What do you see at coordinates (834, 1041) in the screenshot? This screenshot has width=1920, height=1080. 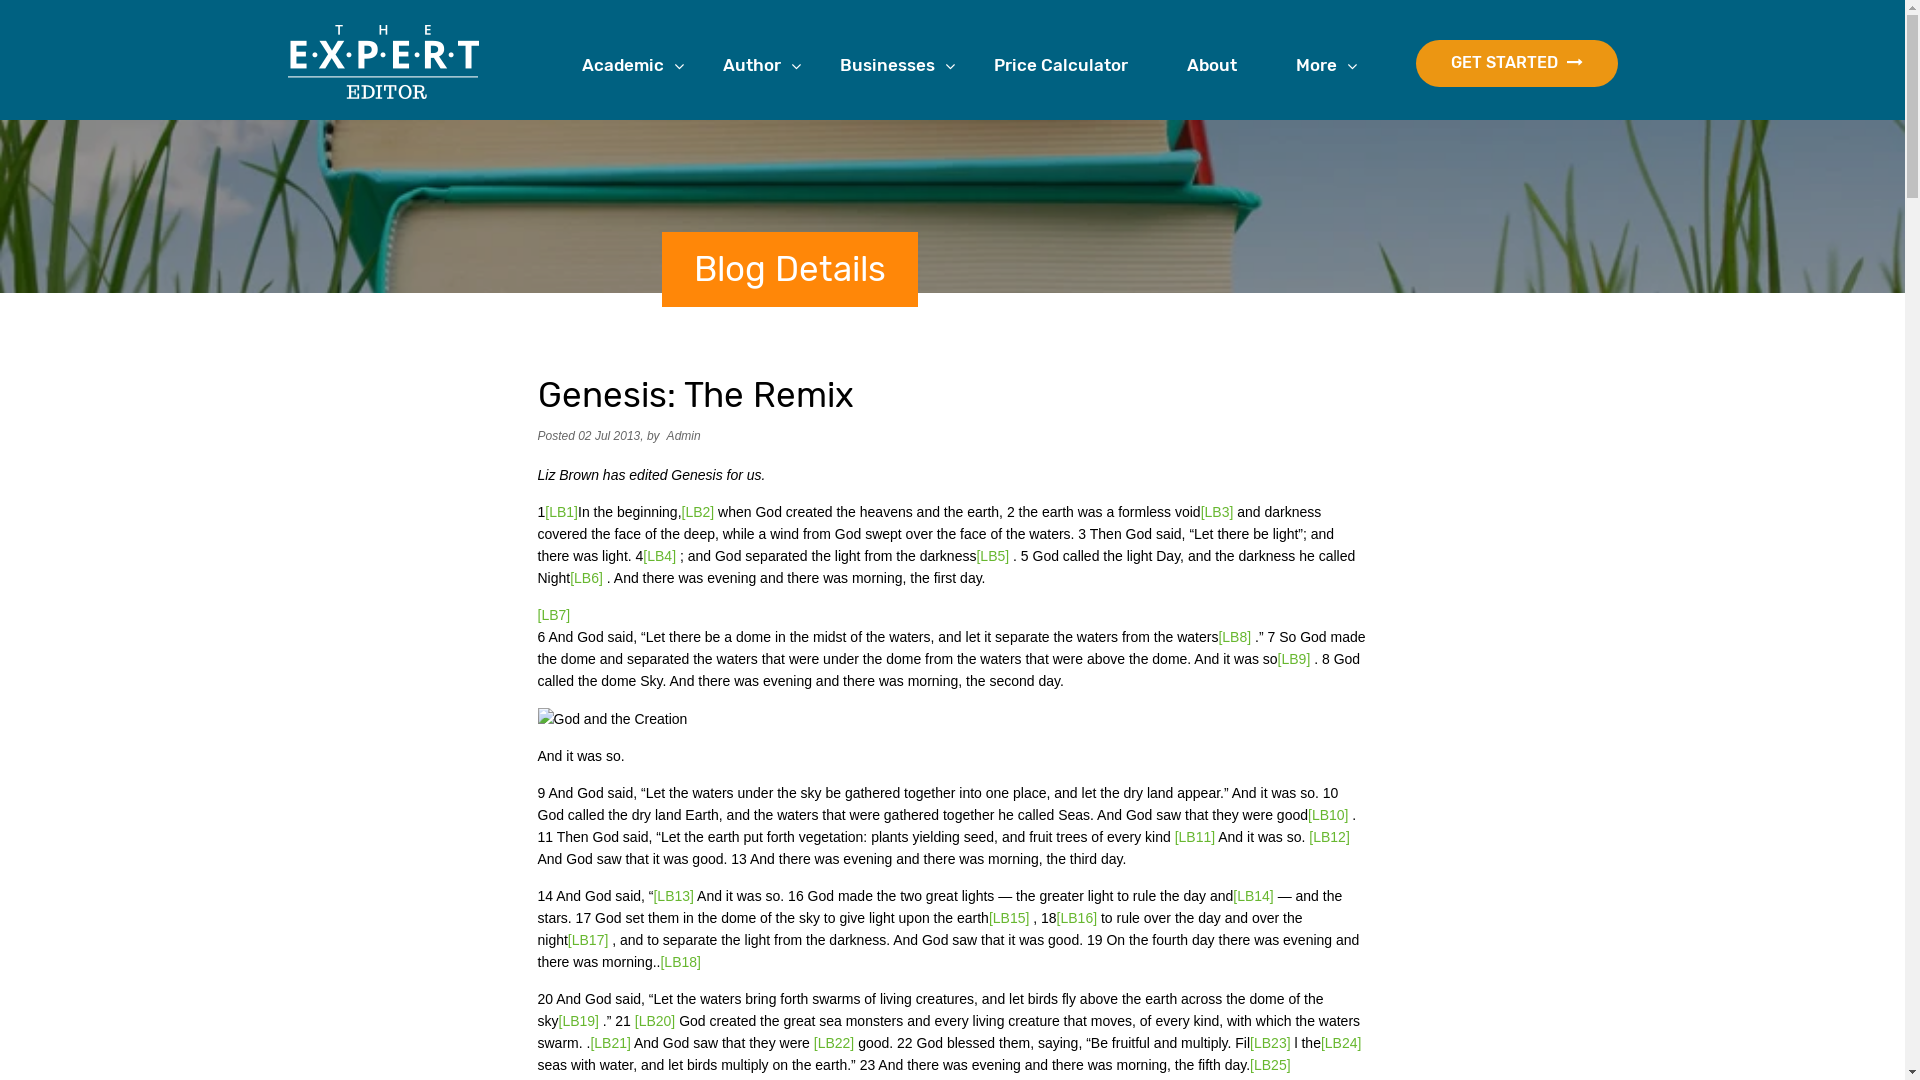 I see `'[LB22]'` at bounding box center [834, 1041].